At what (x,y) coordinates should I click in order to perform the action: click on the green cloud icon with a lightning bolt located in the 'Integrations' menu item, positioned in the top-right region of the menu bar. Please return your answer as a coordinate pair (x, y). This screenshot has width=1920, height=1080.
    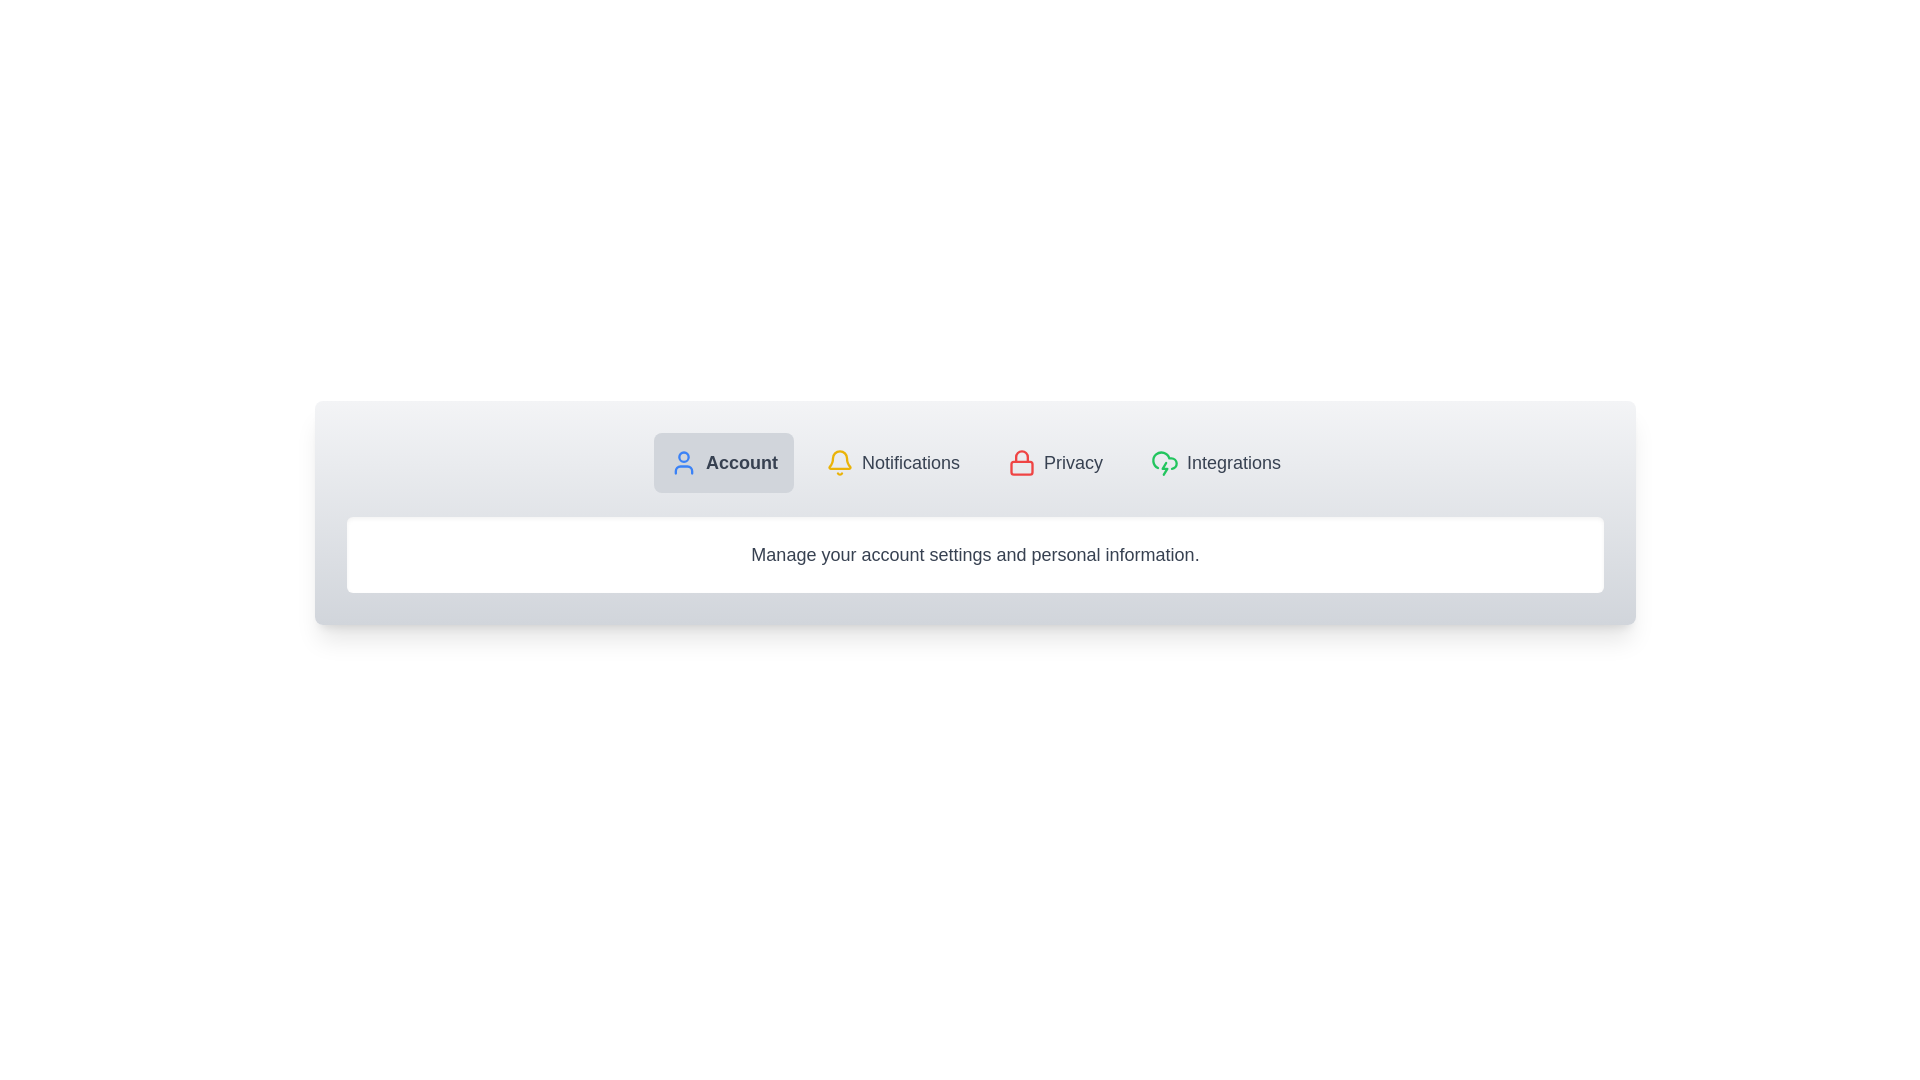
    Looking at the image, I should click on (1165, 462).